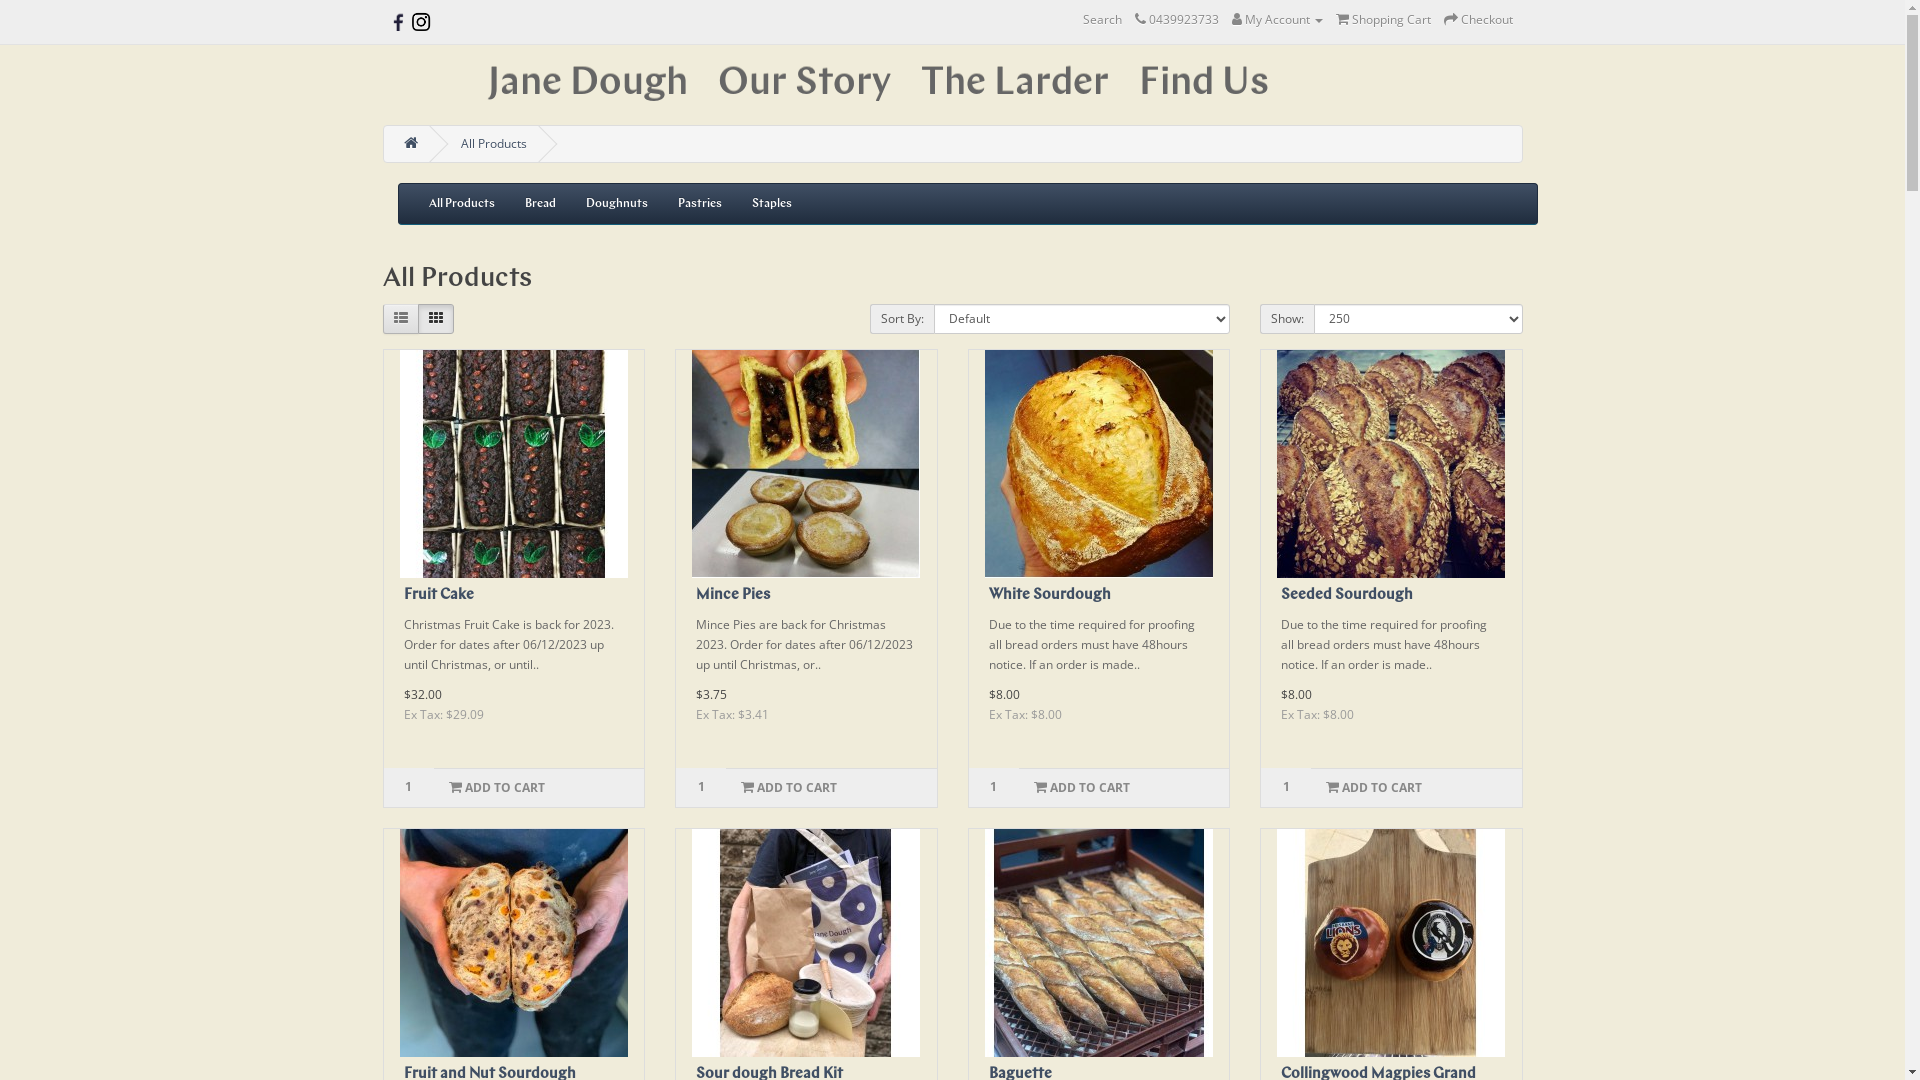  I want to click on 'Shopping Cart', so click(1382, 19).